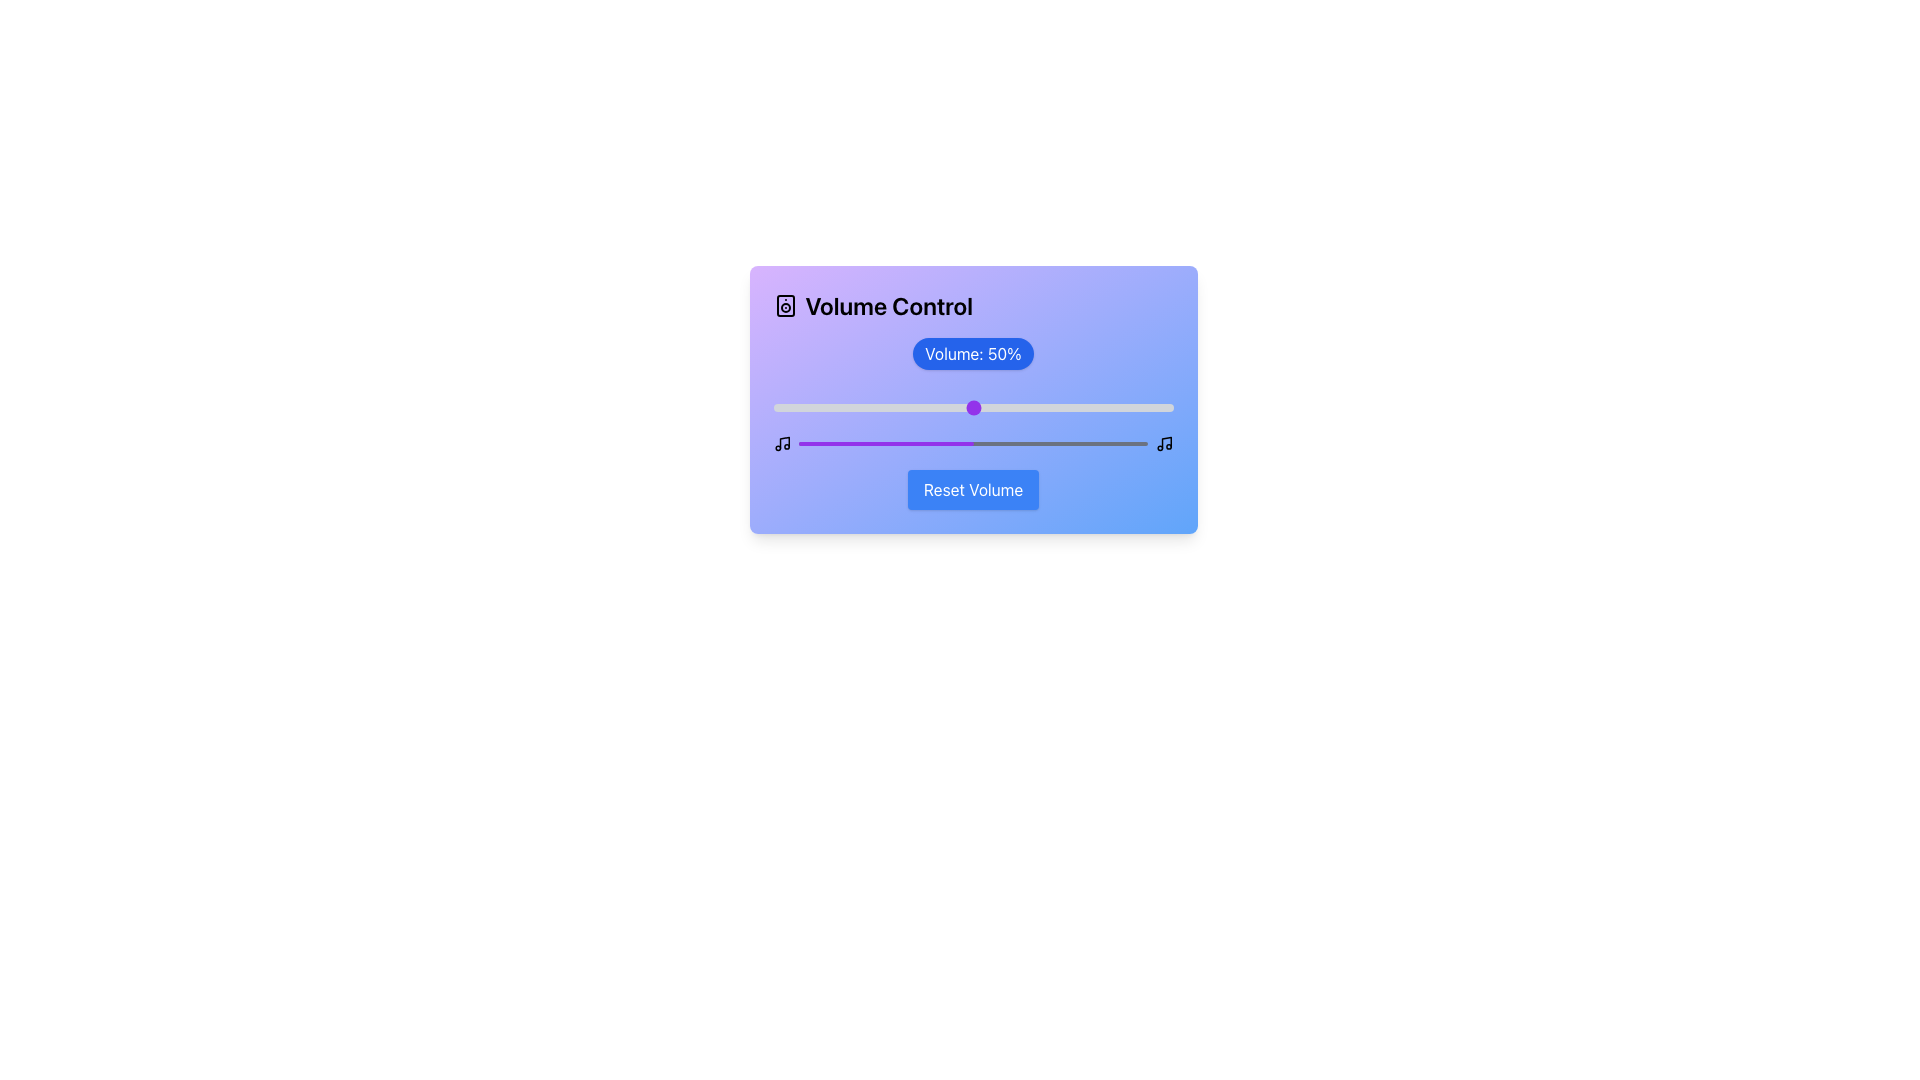  What do you see at coordinates (973, 489) in the screenshot?
I see `the 'Reset Volume' button, which is a rectangular button with a blue background and white text, located at the bottom center of the 'Volume Control' component` at bounding box center [973, 489].